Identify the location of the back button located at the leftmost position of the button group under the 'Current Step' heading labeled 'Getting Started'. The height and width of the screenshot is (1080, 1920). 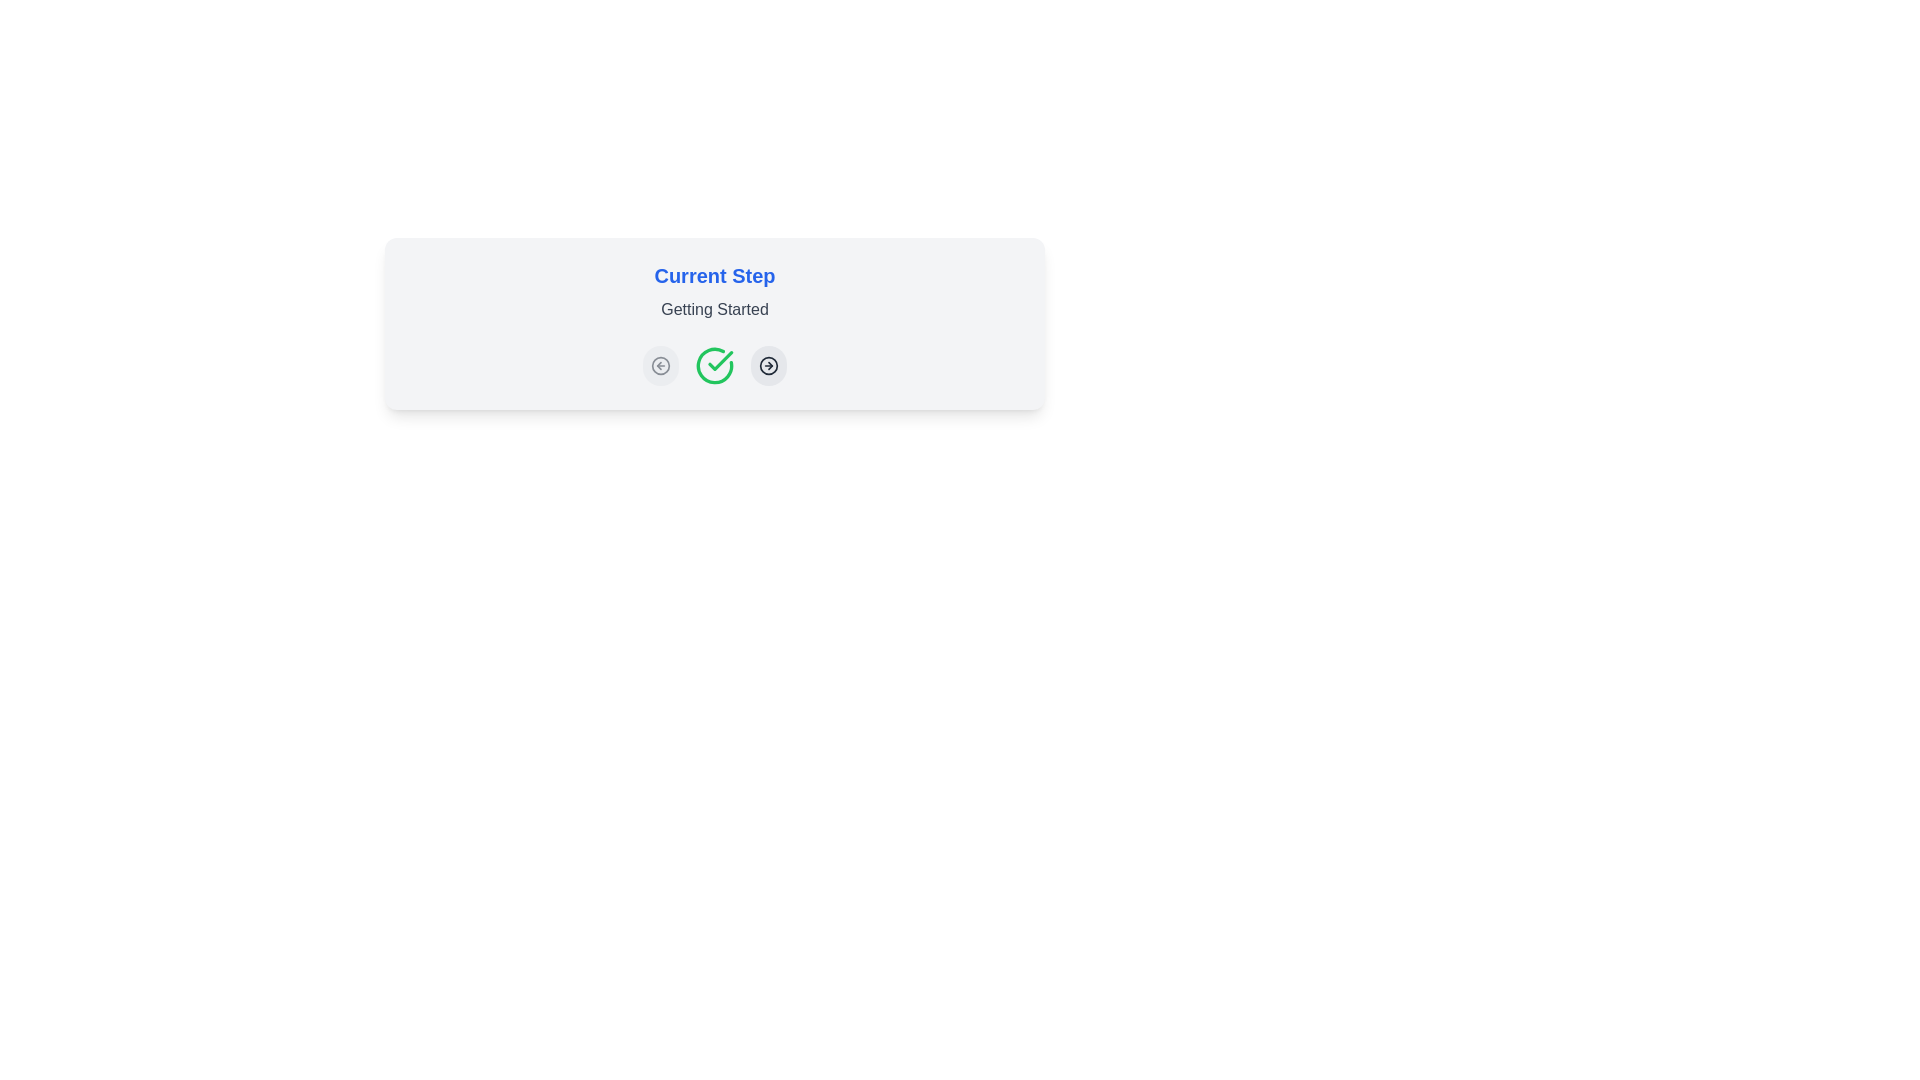
(661, 366).